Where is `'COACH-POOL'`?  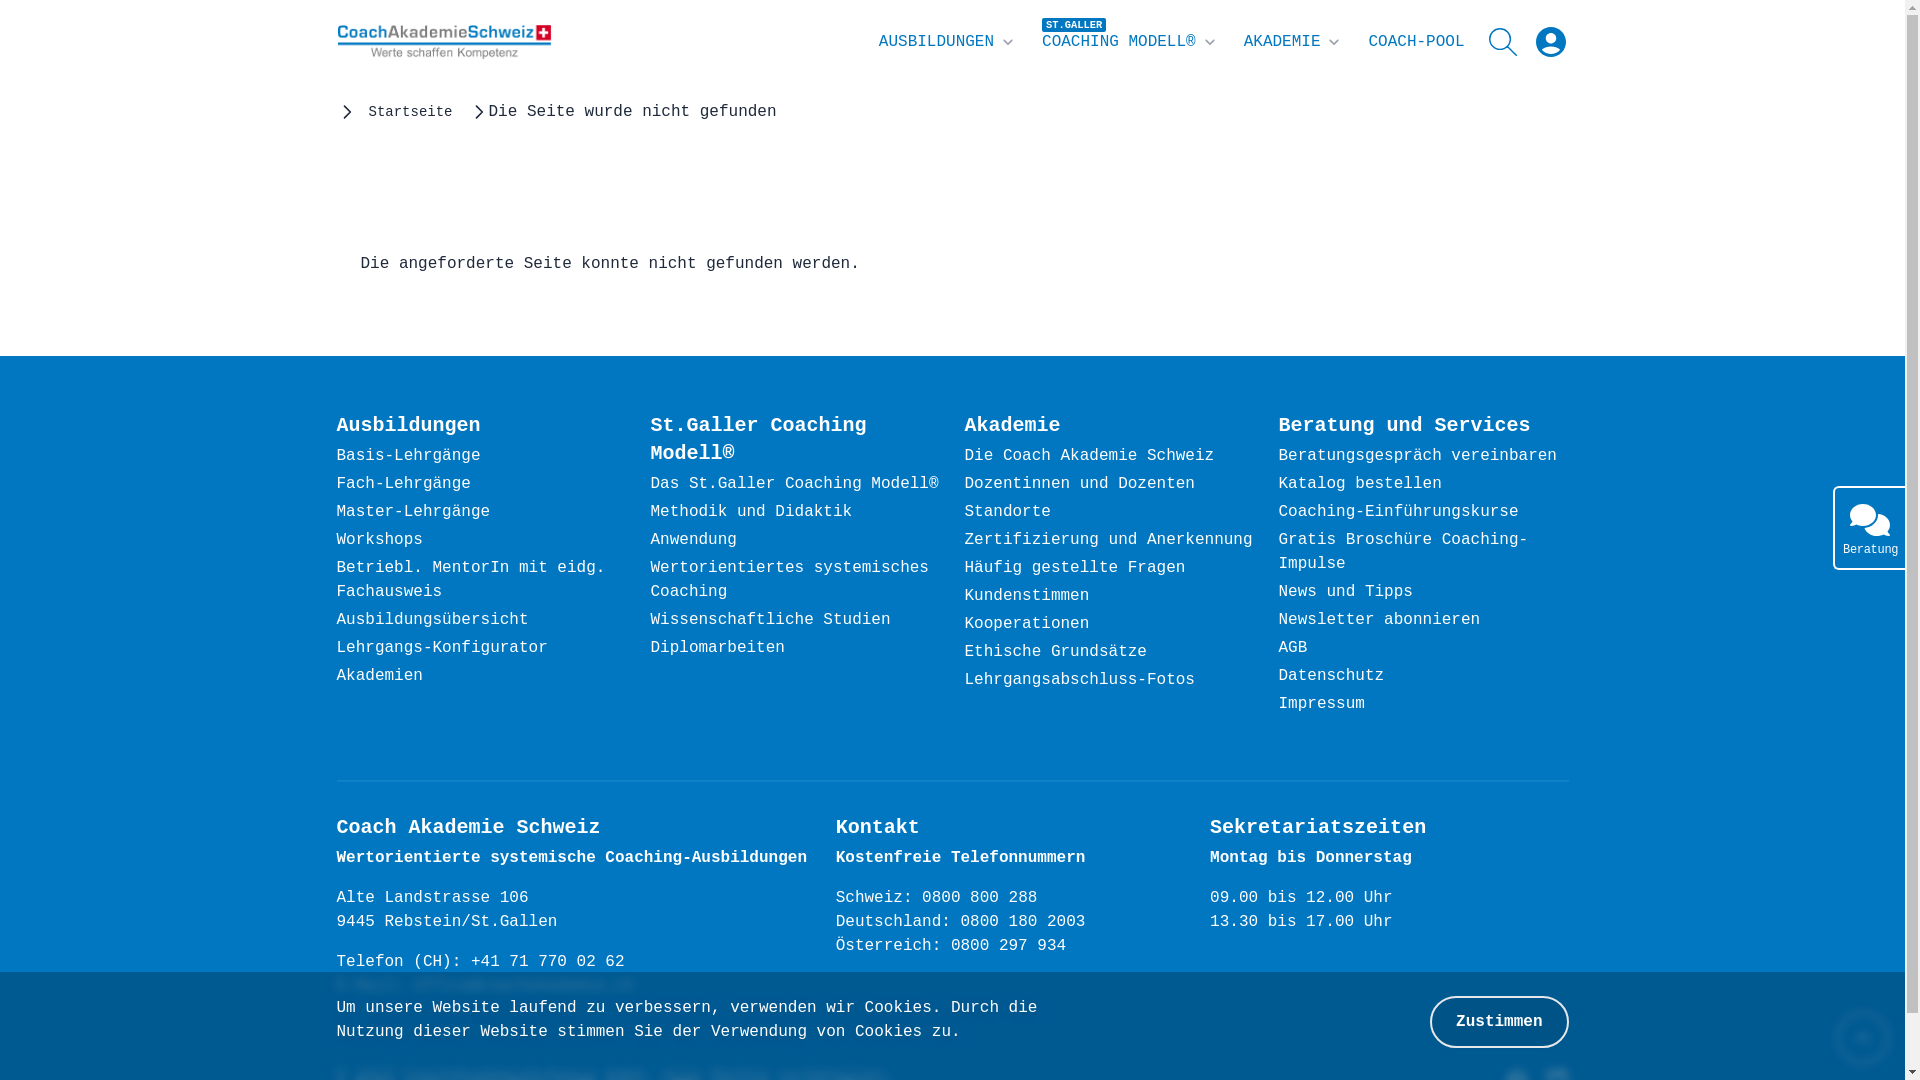 'COACH-POOL' is located at coordinates (1415, 42).